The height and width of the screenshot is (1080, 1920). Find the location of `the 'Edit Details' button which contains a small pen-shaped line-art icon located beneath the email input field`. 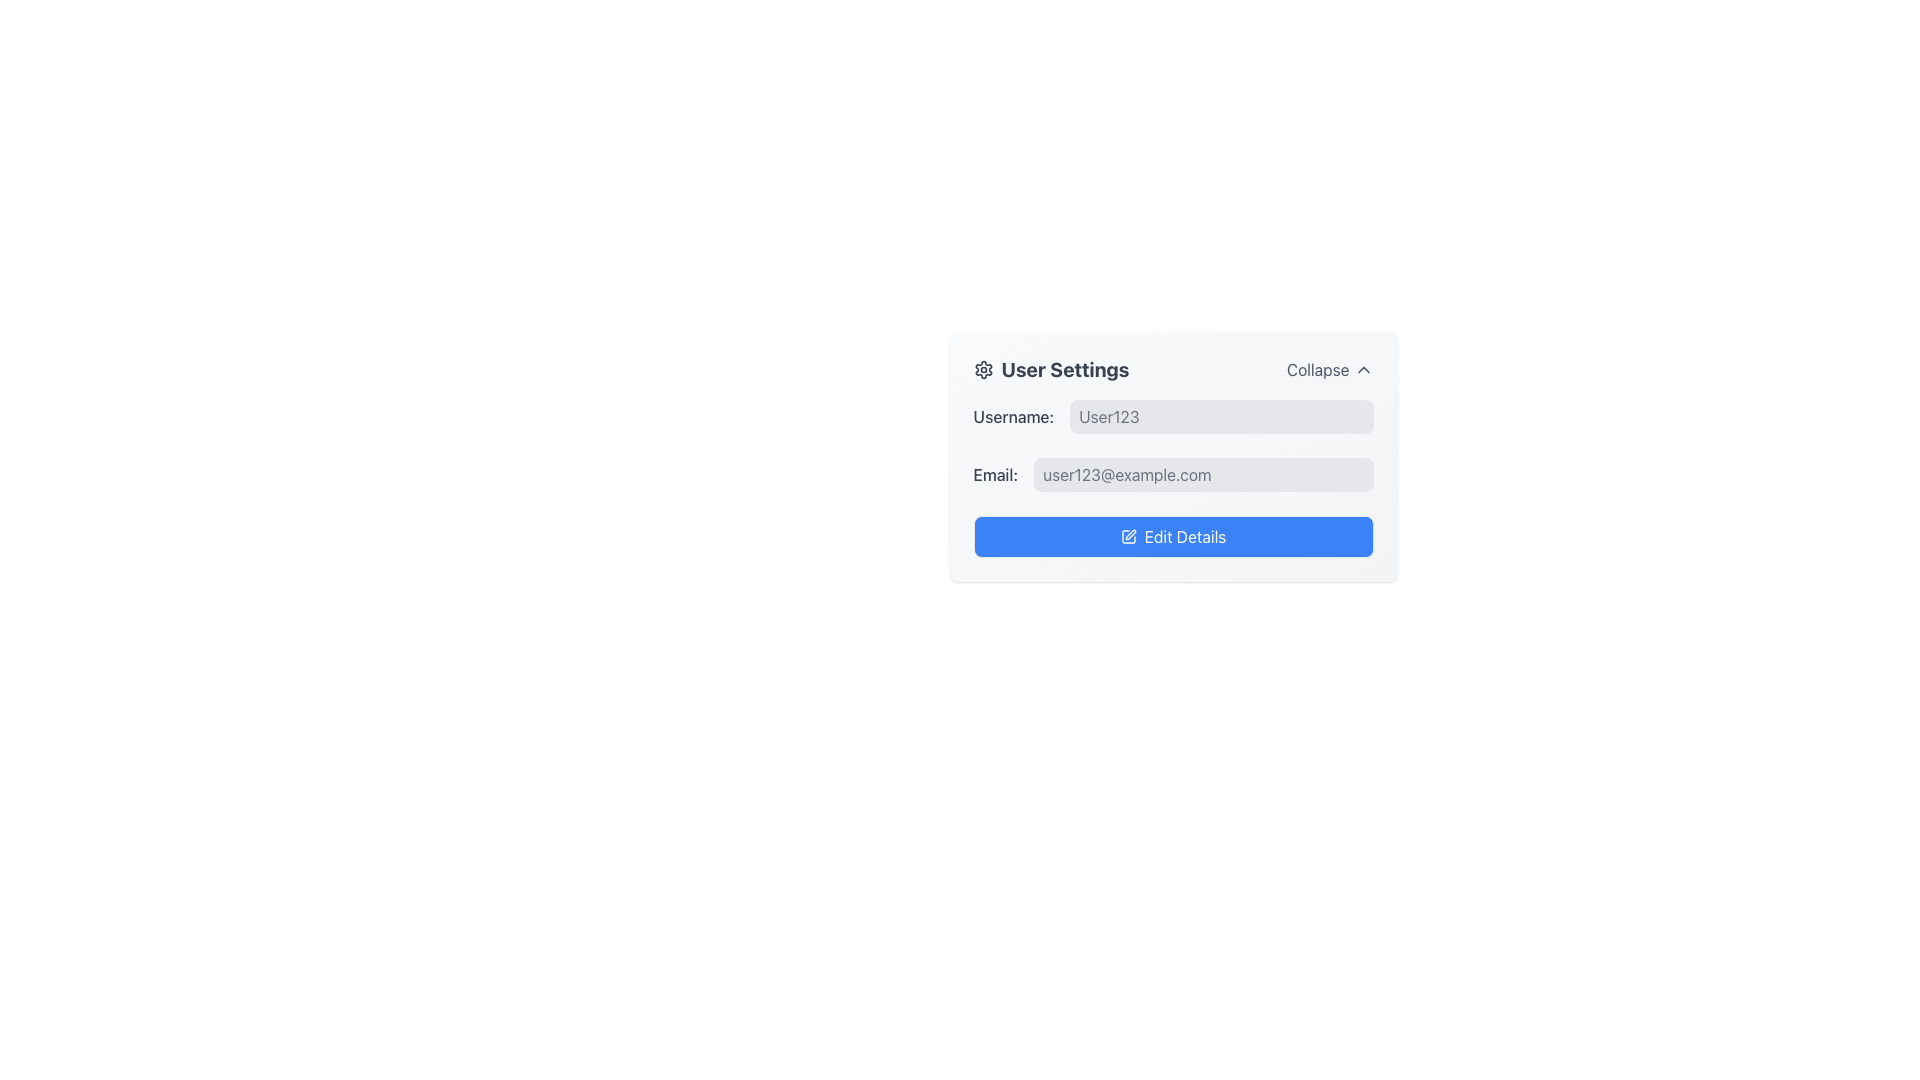

the 'Edit Details' button which contains a small pen-shaped line-art icon located beneath the email input field is located at coordinates (1129, 534).